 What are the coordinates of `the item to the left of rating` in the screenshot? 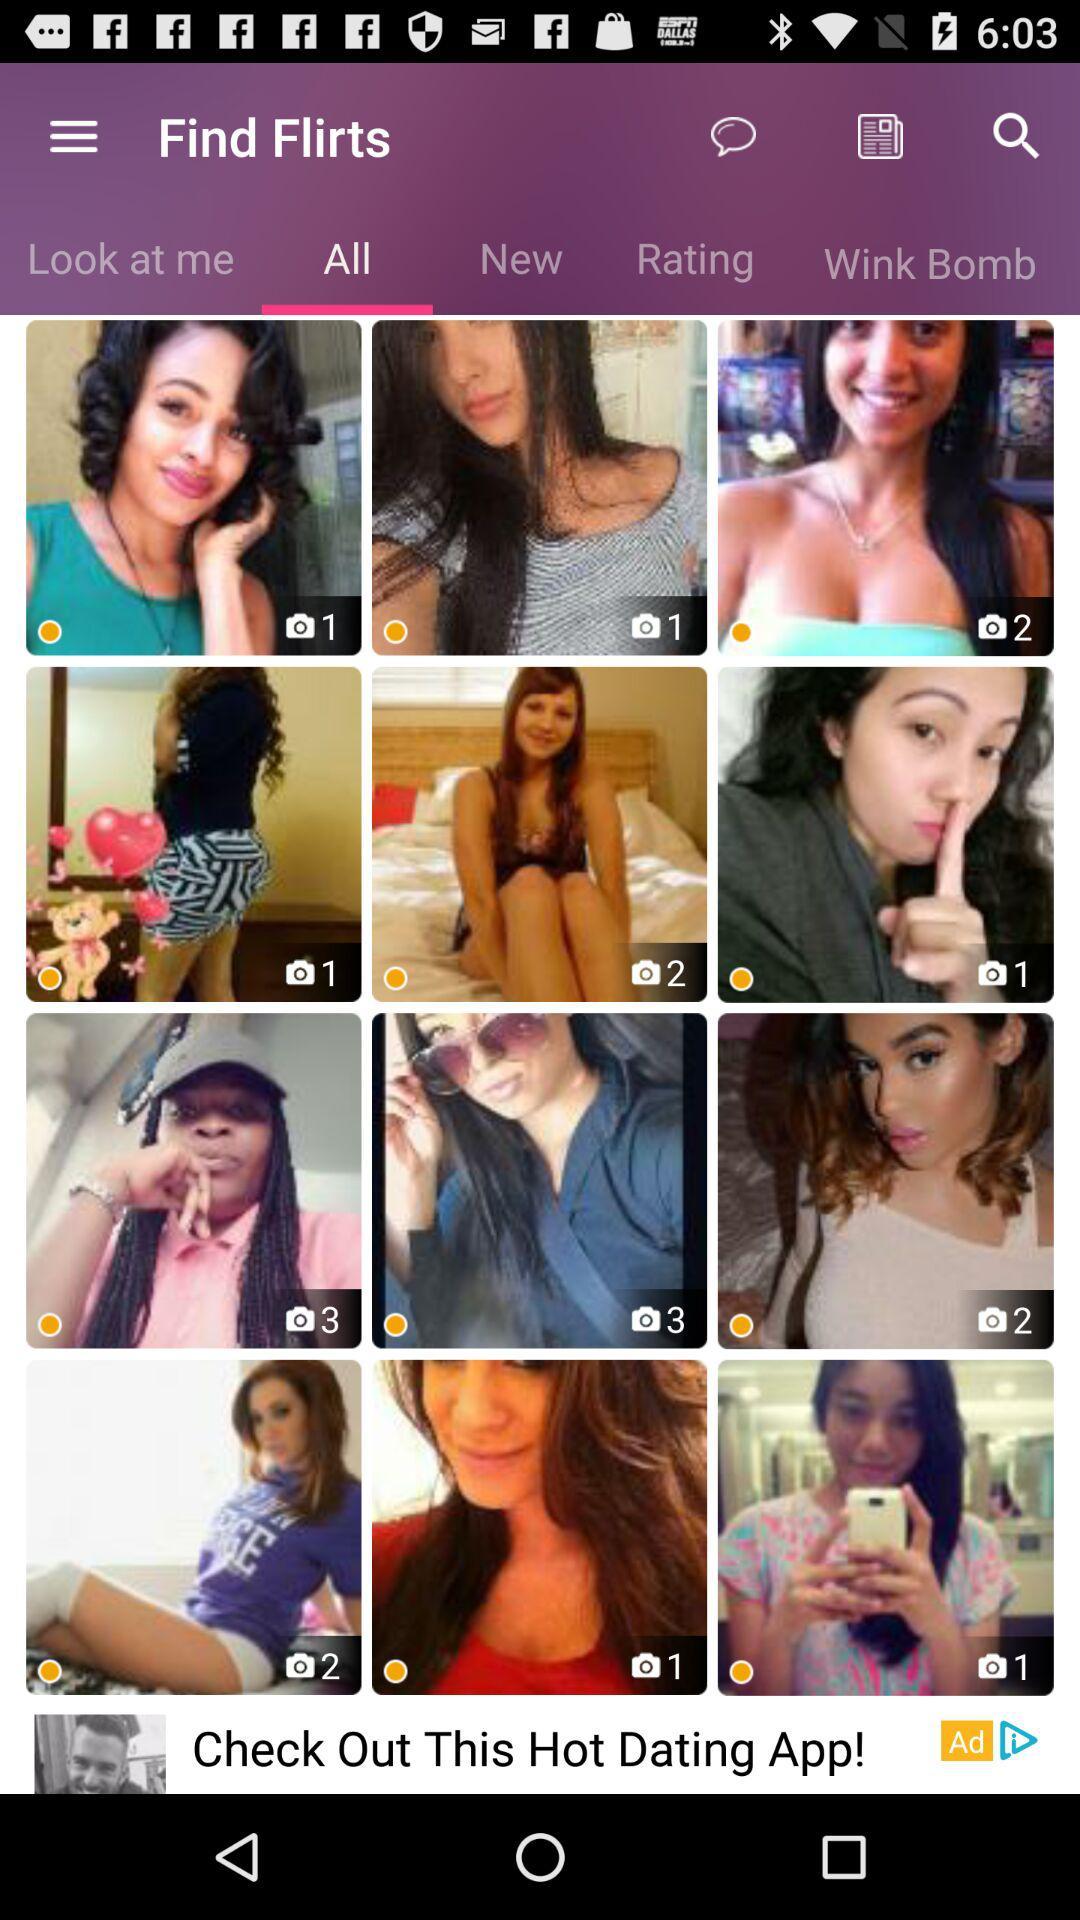 It's located at (520, 261).